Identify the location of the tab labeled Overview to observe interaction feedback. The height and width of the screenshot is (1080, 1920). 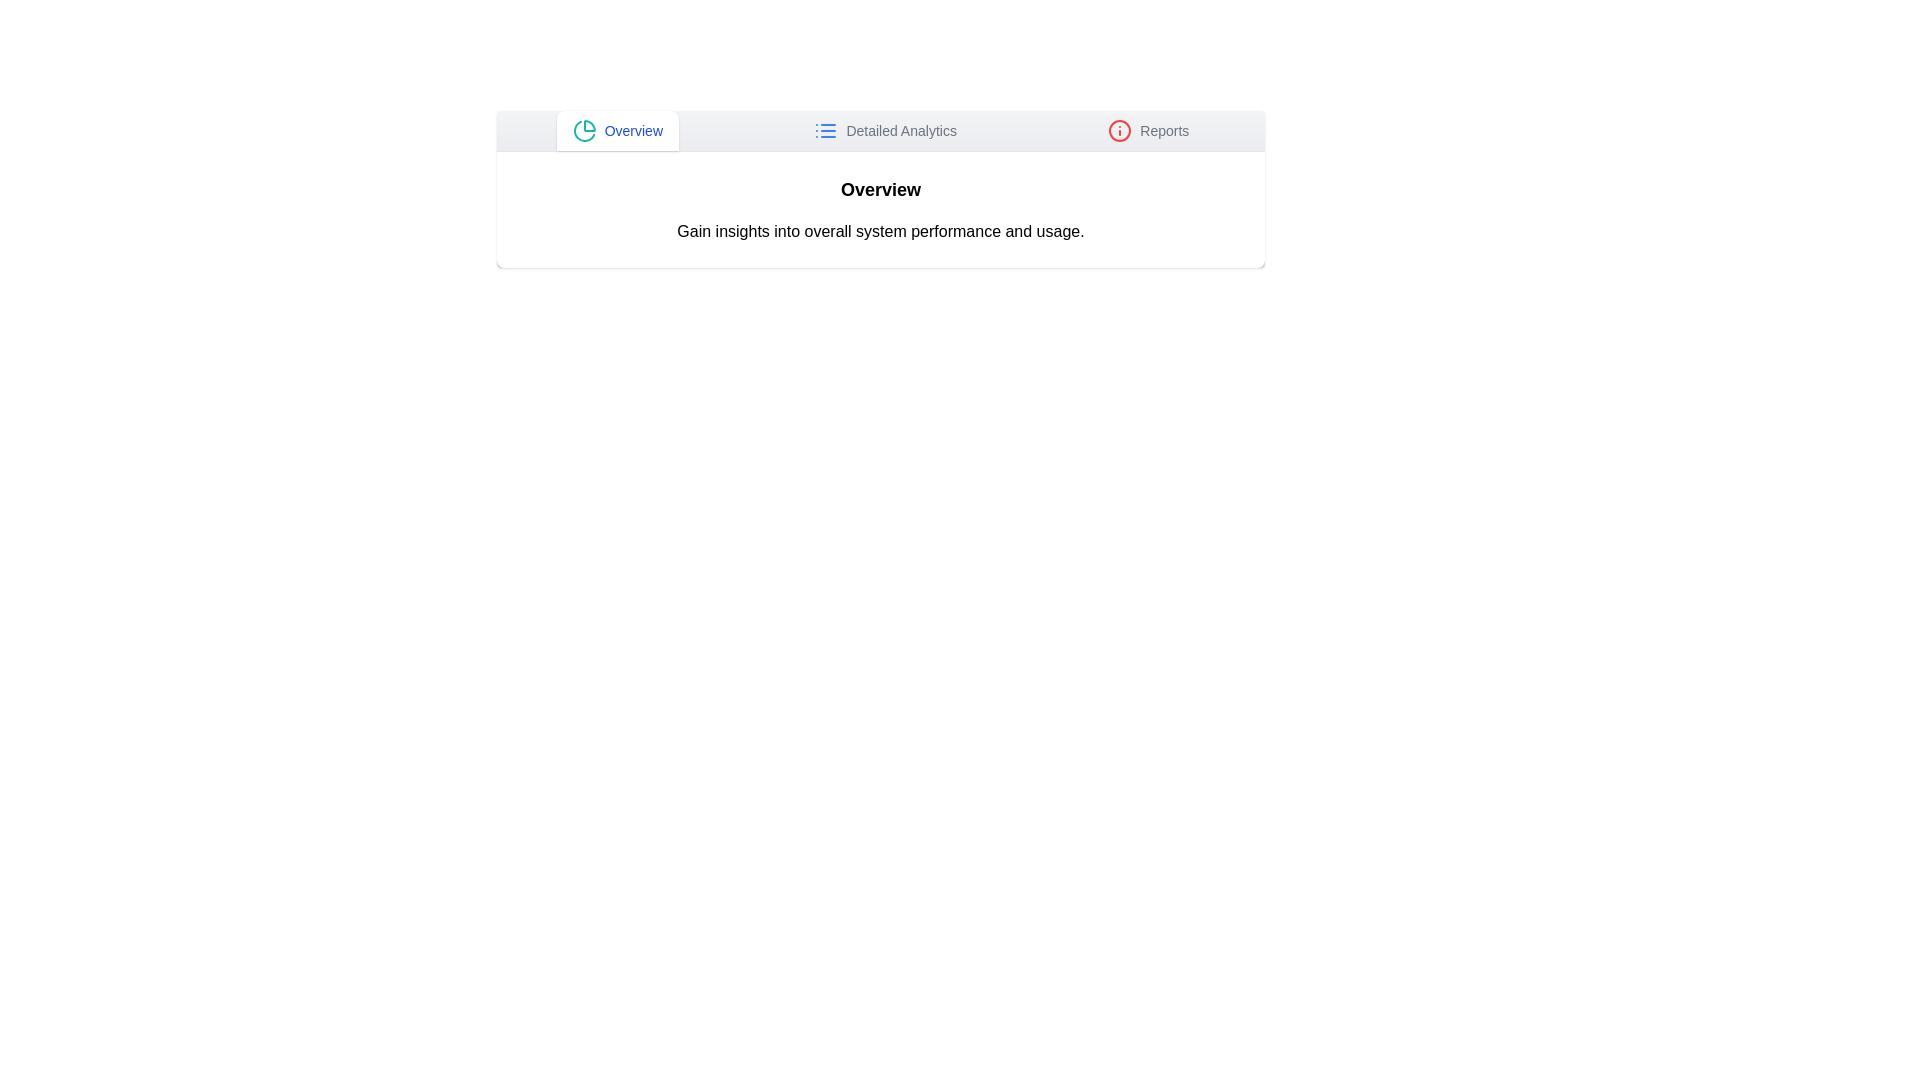
(616, 131).